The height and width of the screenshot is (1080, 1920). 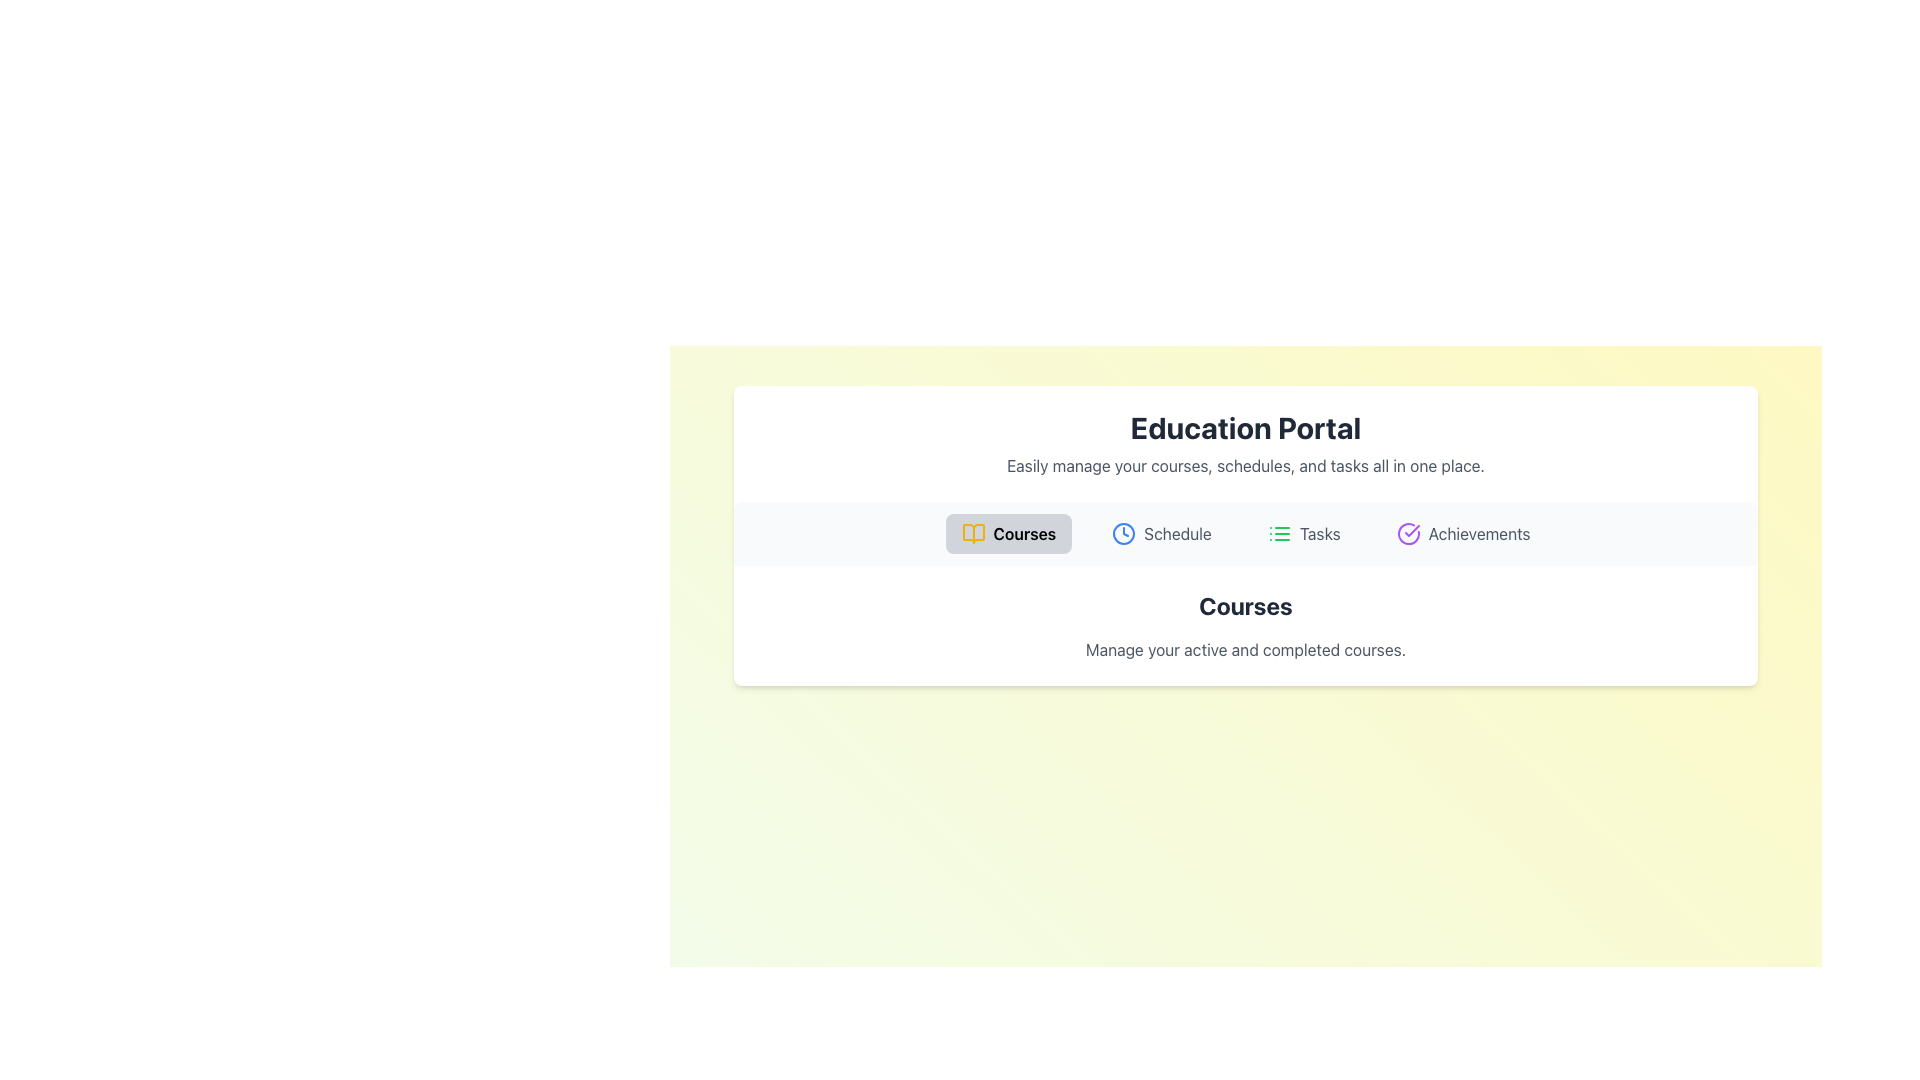 What do you see at coordinates (1320, 532) in the screenshot?
I see `the text label displaying 'Tasks', which is the rightmost label in the navigation section of the Education Portal interface, positioned between 'Schedule' and 'Achievements'` at bounding box center [1320, 532].